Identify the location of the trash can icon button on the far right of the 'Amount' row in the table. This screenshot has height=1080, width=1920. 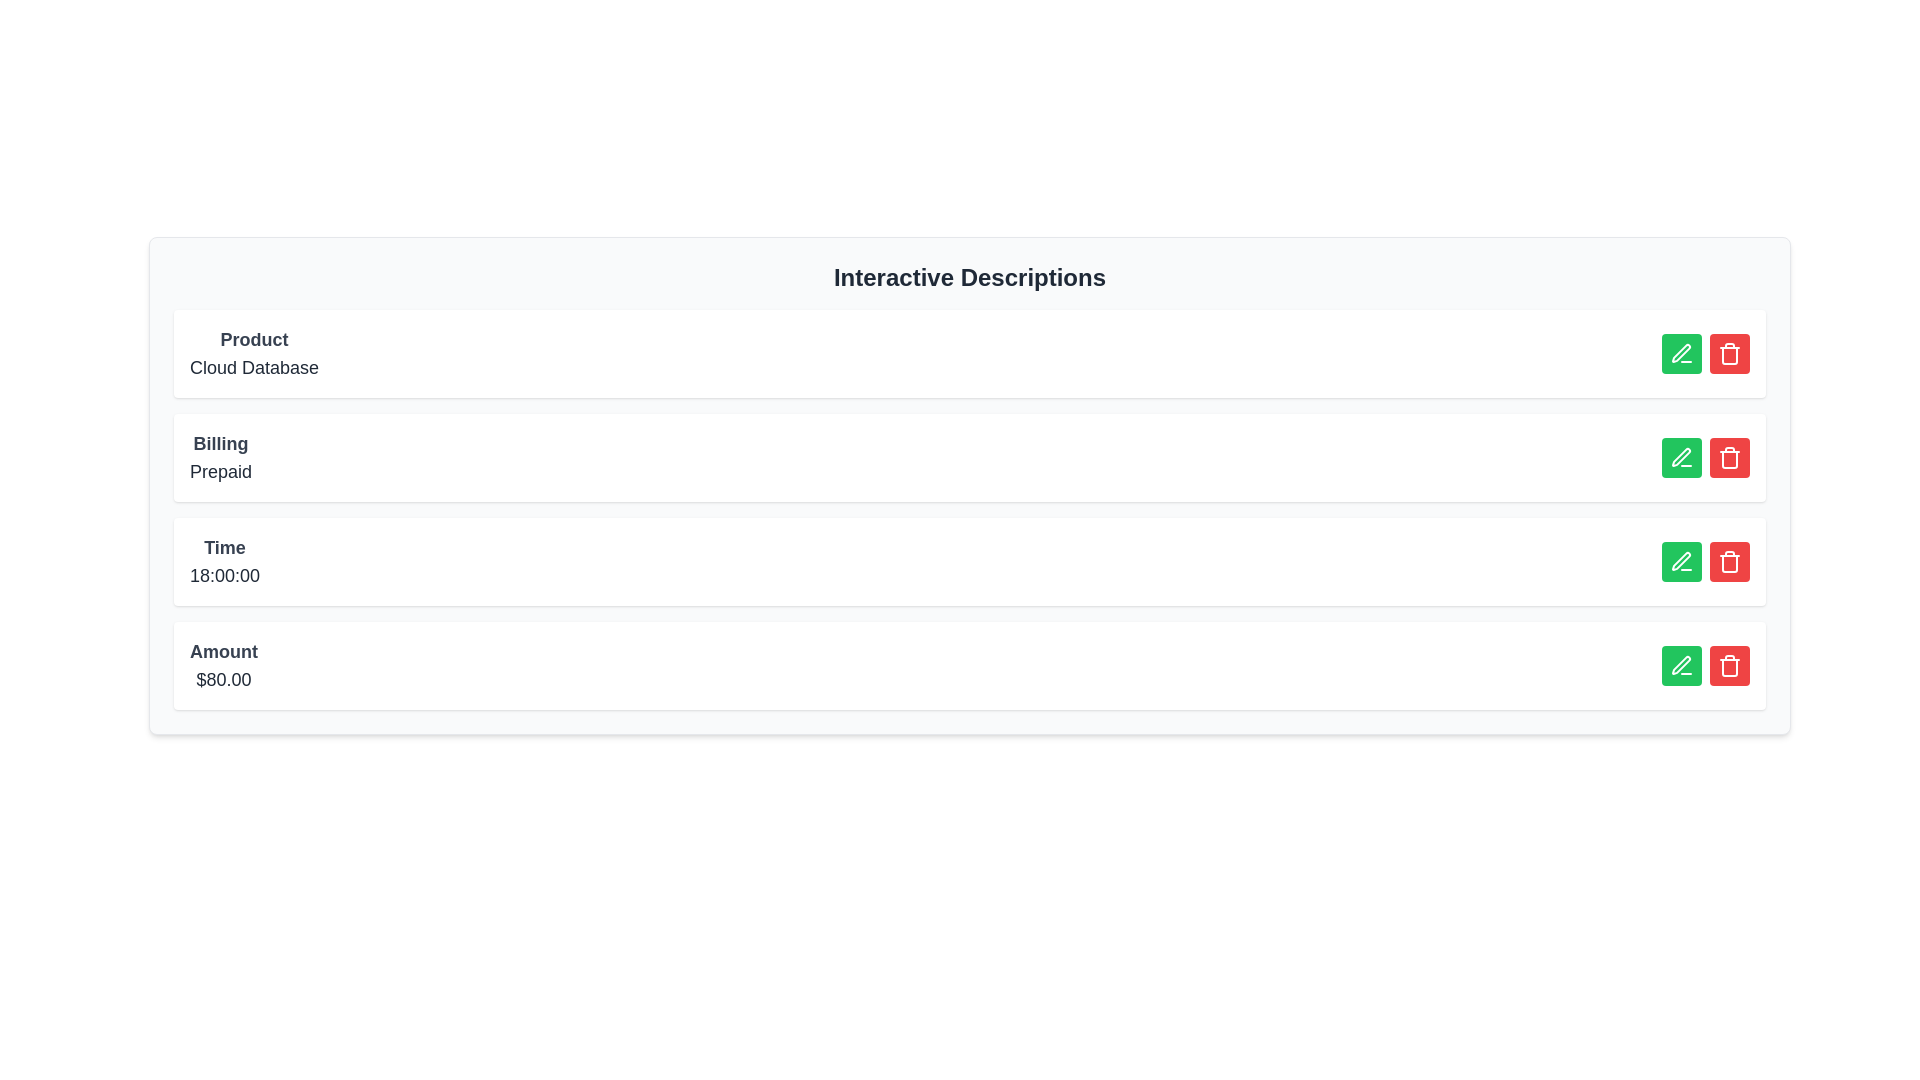
(1728, 666).